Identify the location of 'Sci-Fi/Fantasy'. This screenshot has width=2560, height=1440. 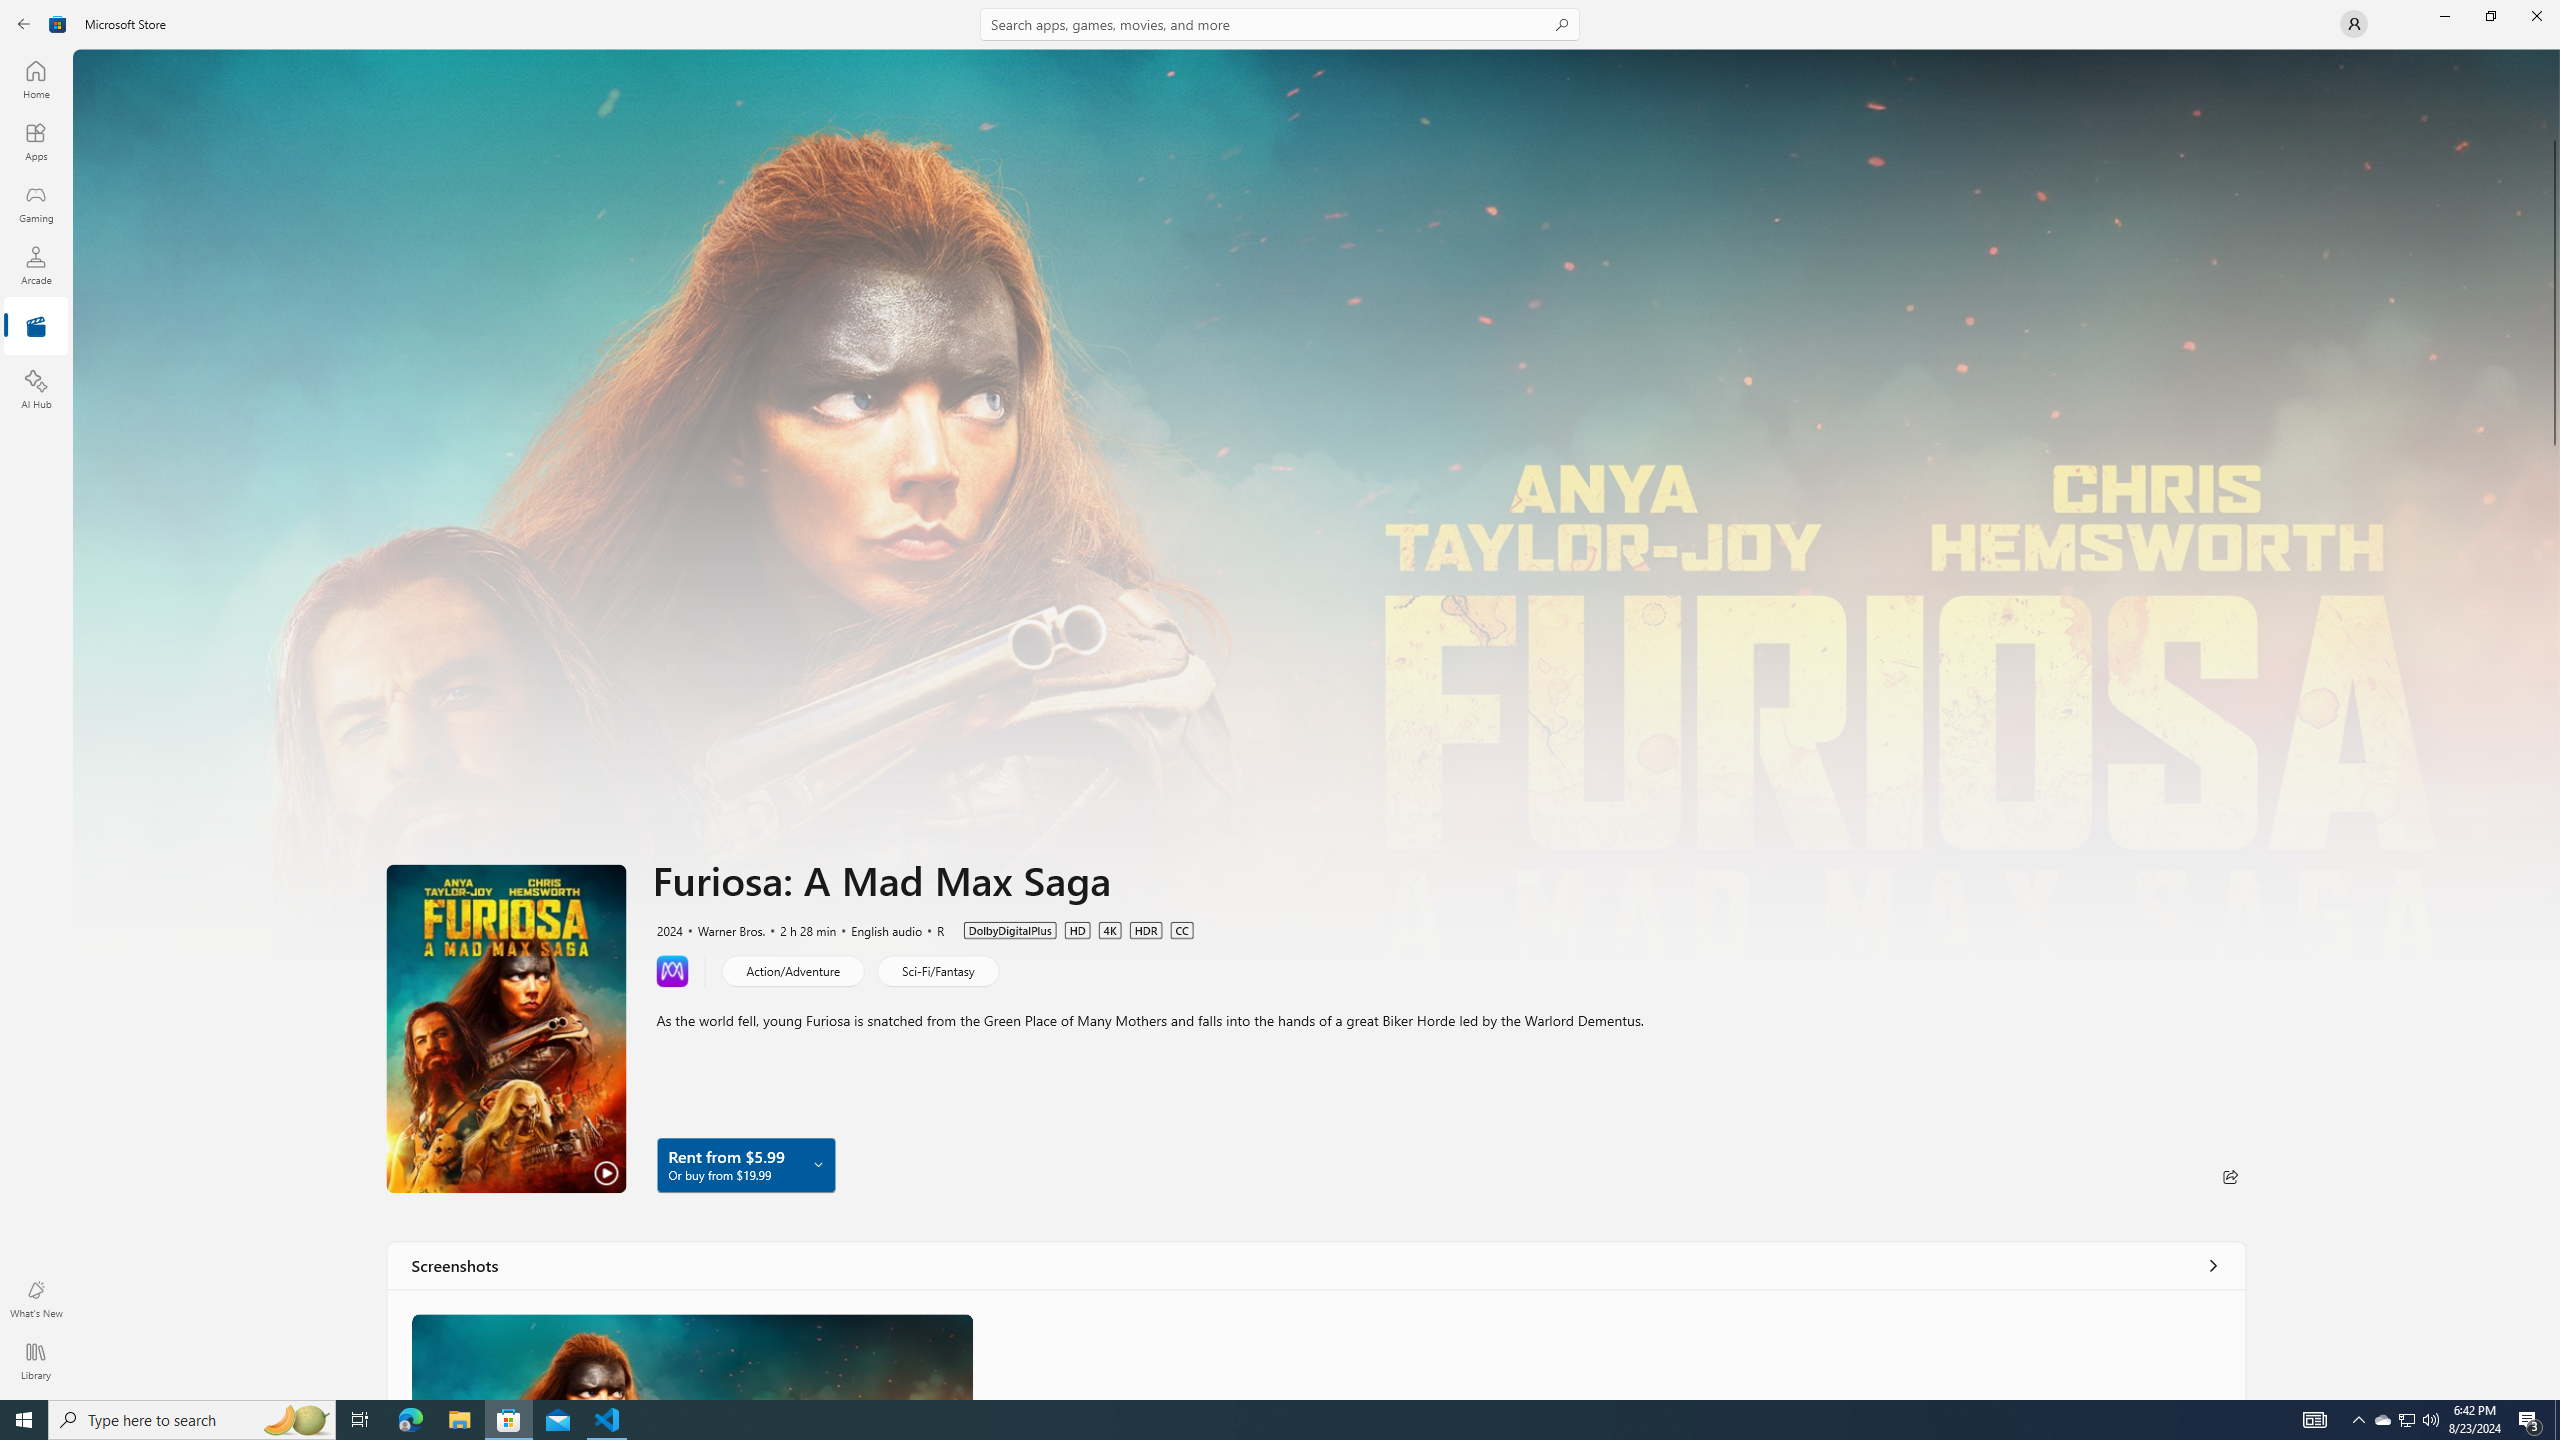
(937, 969).